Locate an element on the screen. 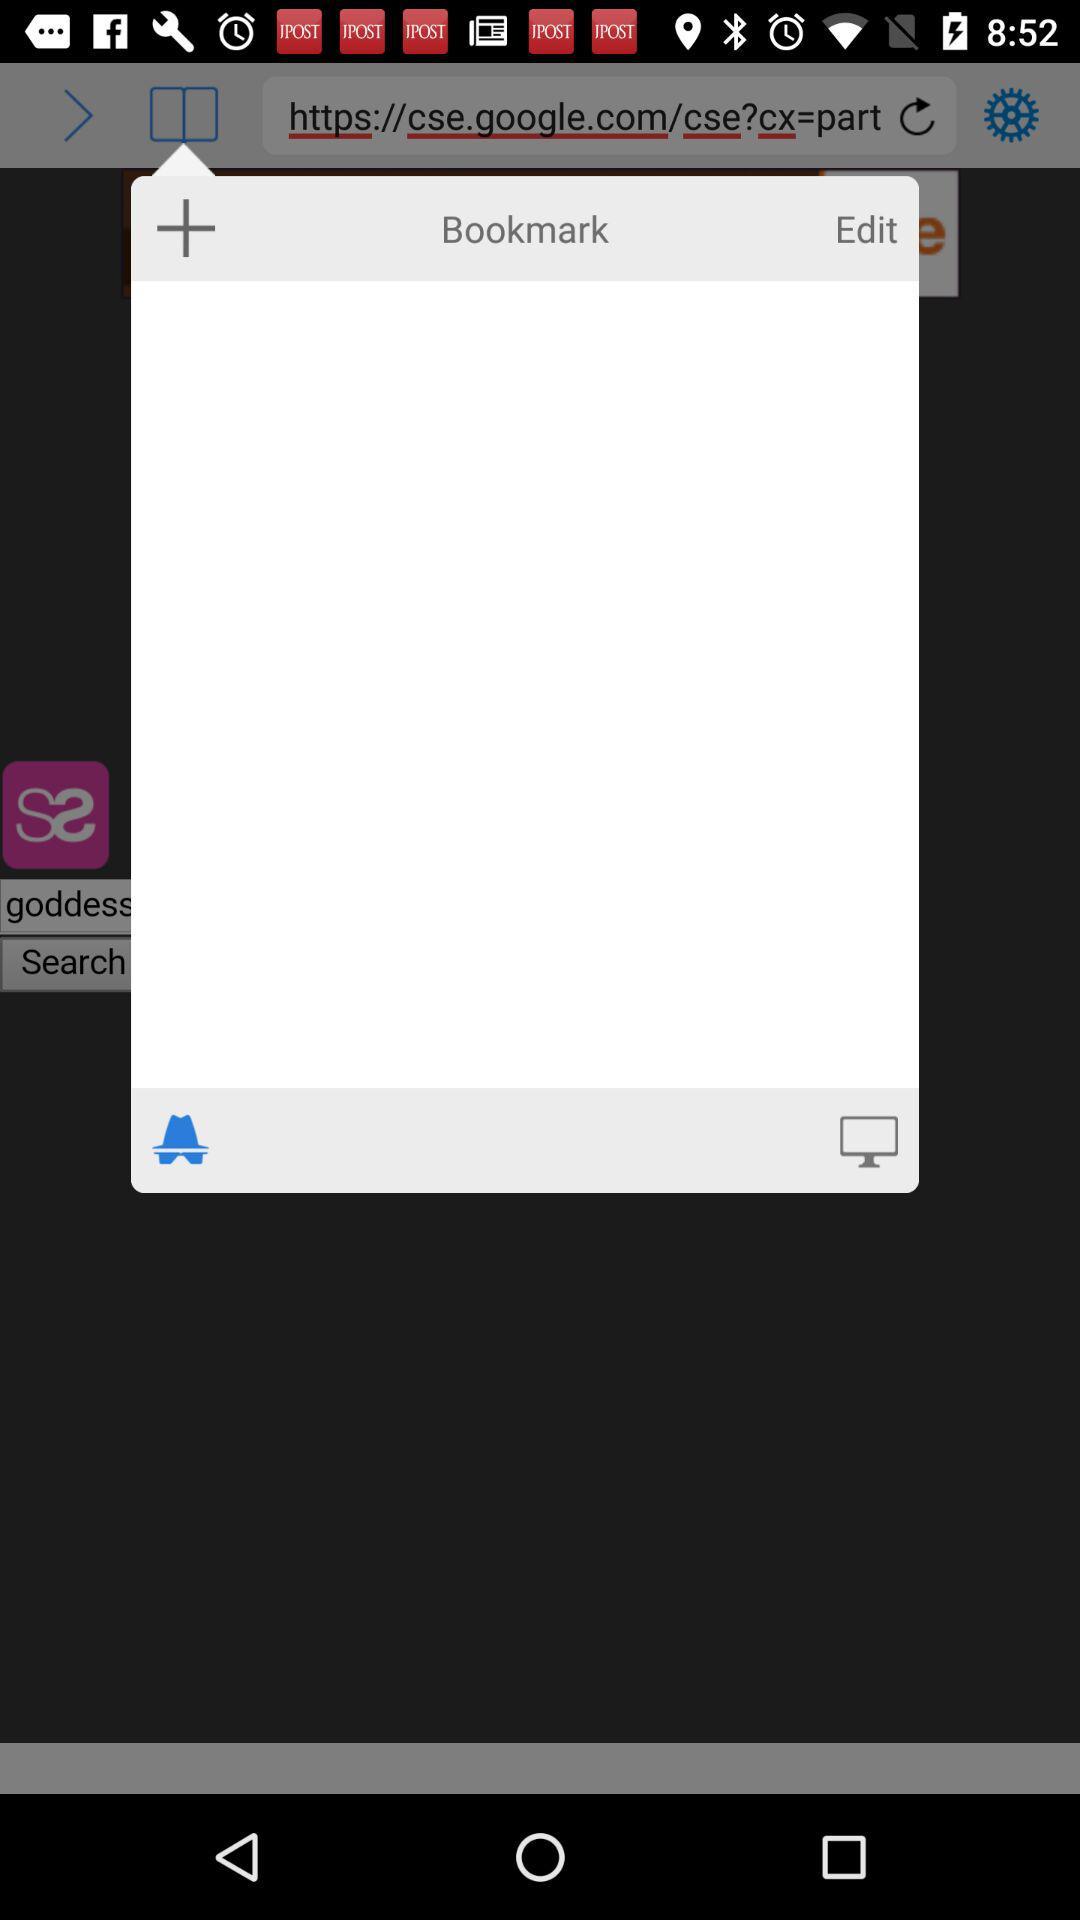  icon to the left of bookmark is located at coordinates (186, 227).